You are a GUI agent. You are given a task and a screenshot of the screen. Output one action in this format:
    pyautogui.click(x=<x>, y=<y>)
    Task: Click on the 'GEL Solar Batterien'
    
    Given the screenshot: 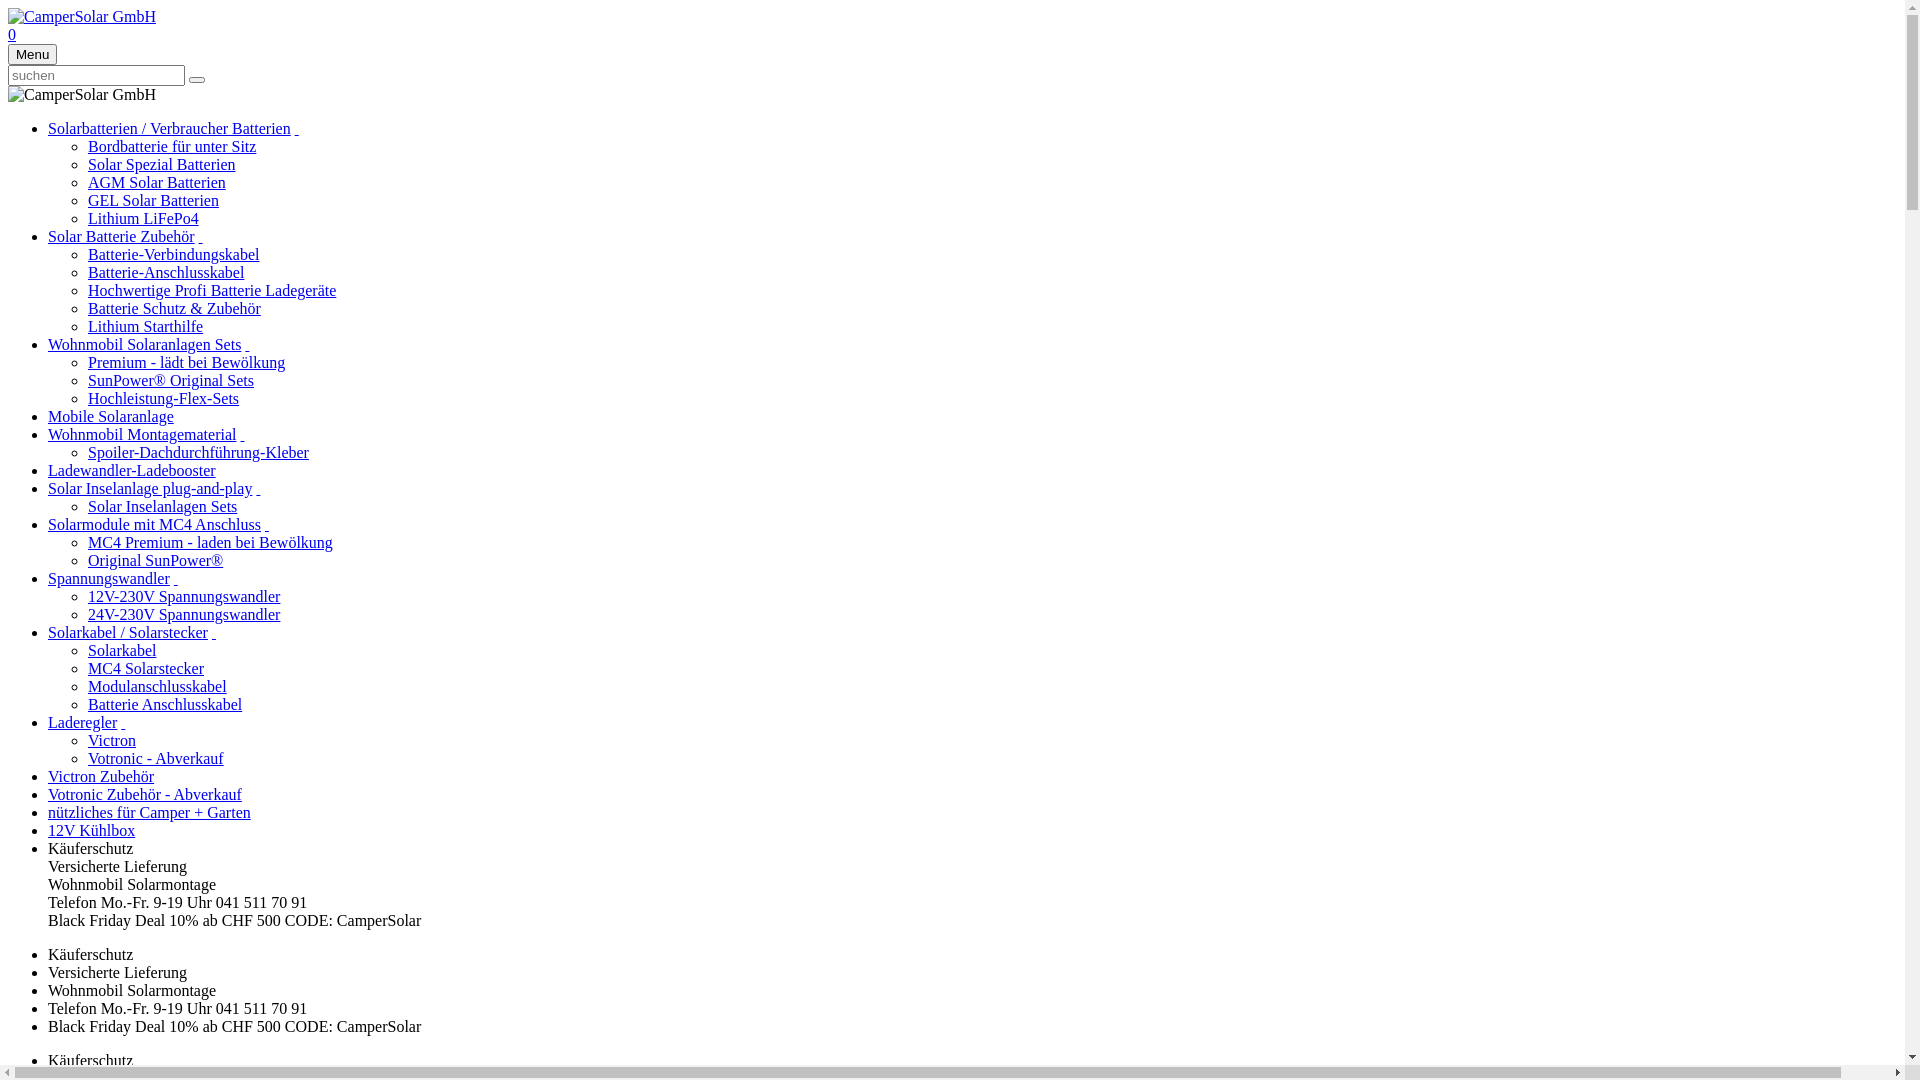 What is the action you would take?
    pyautogui.click(x=86, y=200)
    